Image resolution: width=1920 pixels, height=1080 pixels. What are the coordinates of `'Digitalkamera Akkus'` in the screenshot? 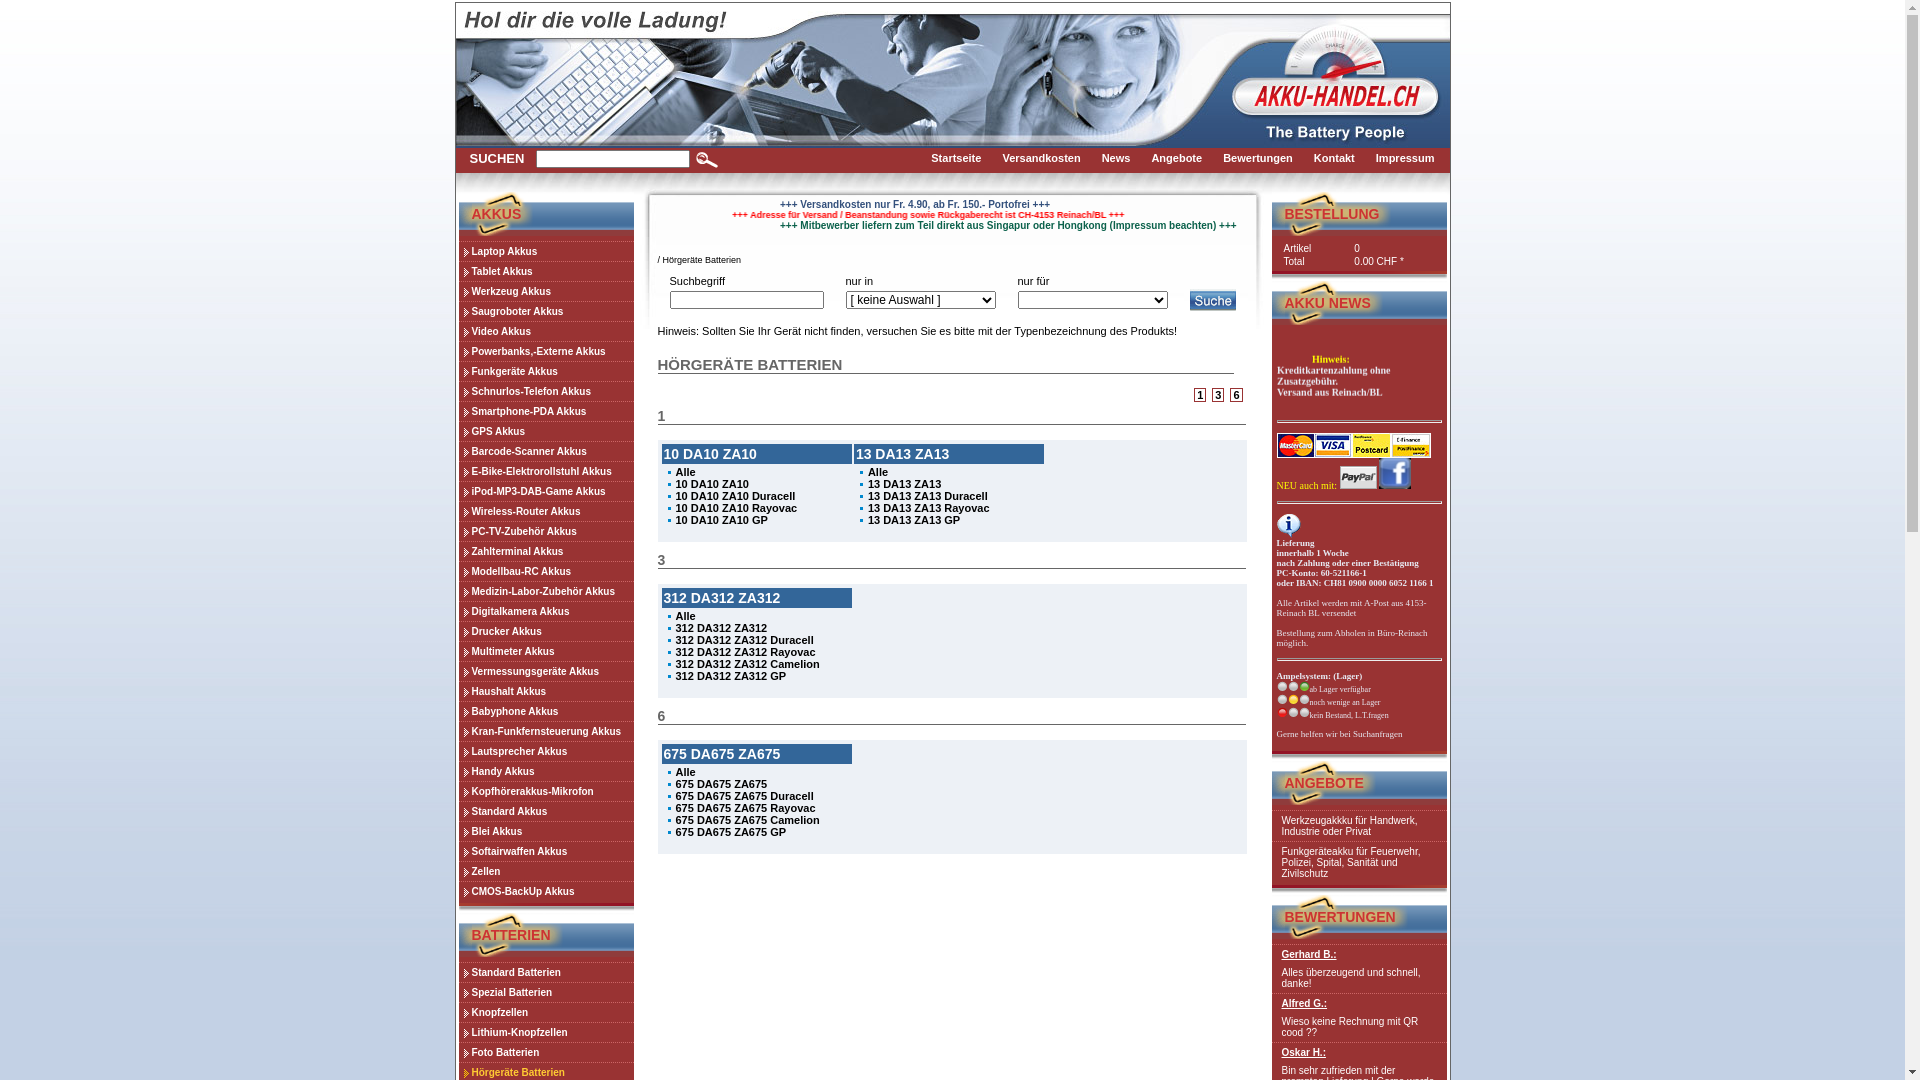 It's located at (545, 609).